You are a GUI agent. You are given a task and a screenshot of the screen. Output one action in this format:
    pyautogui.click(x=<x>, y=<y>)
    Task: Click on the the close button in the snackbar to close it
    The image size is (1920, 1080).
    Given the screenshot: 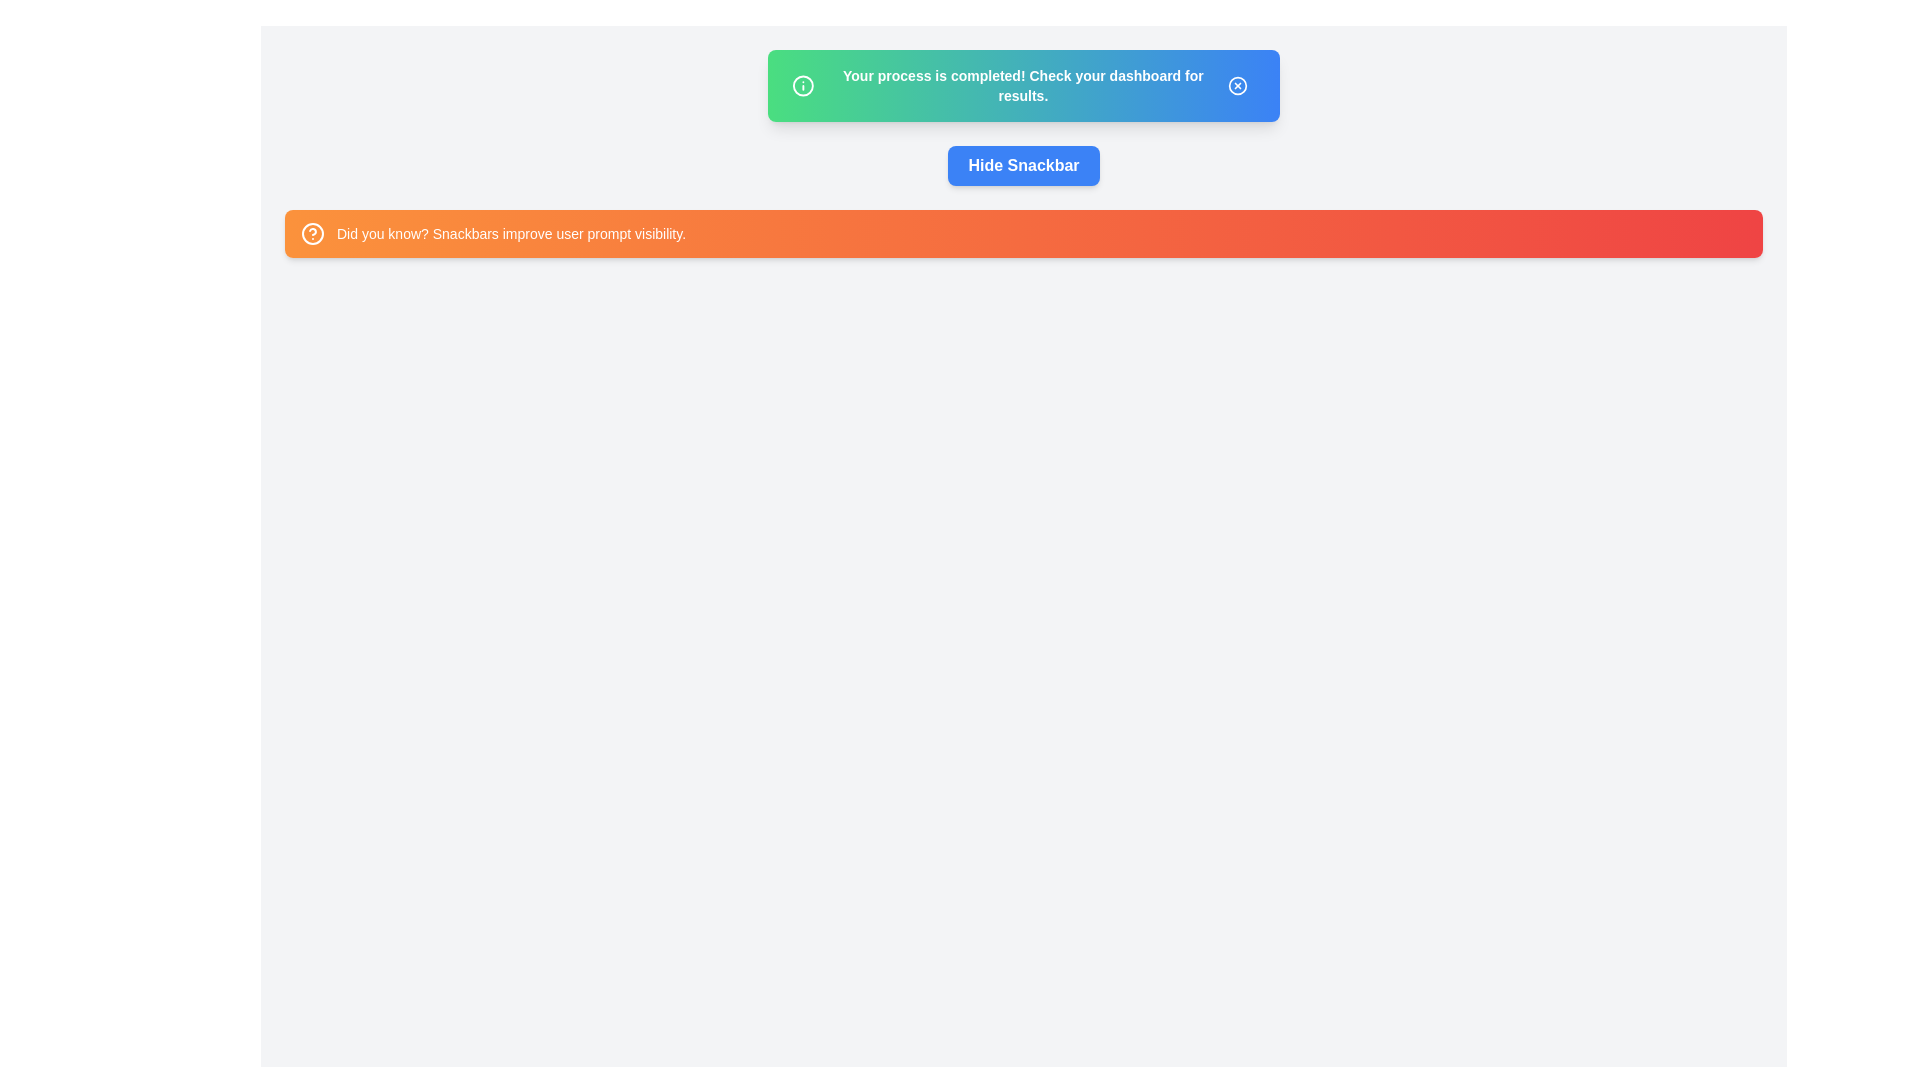 What is the action you would take?
    pyautogui.click(x=1237, y=84)
    